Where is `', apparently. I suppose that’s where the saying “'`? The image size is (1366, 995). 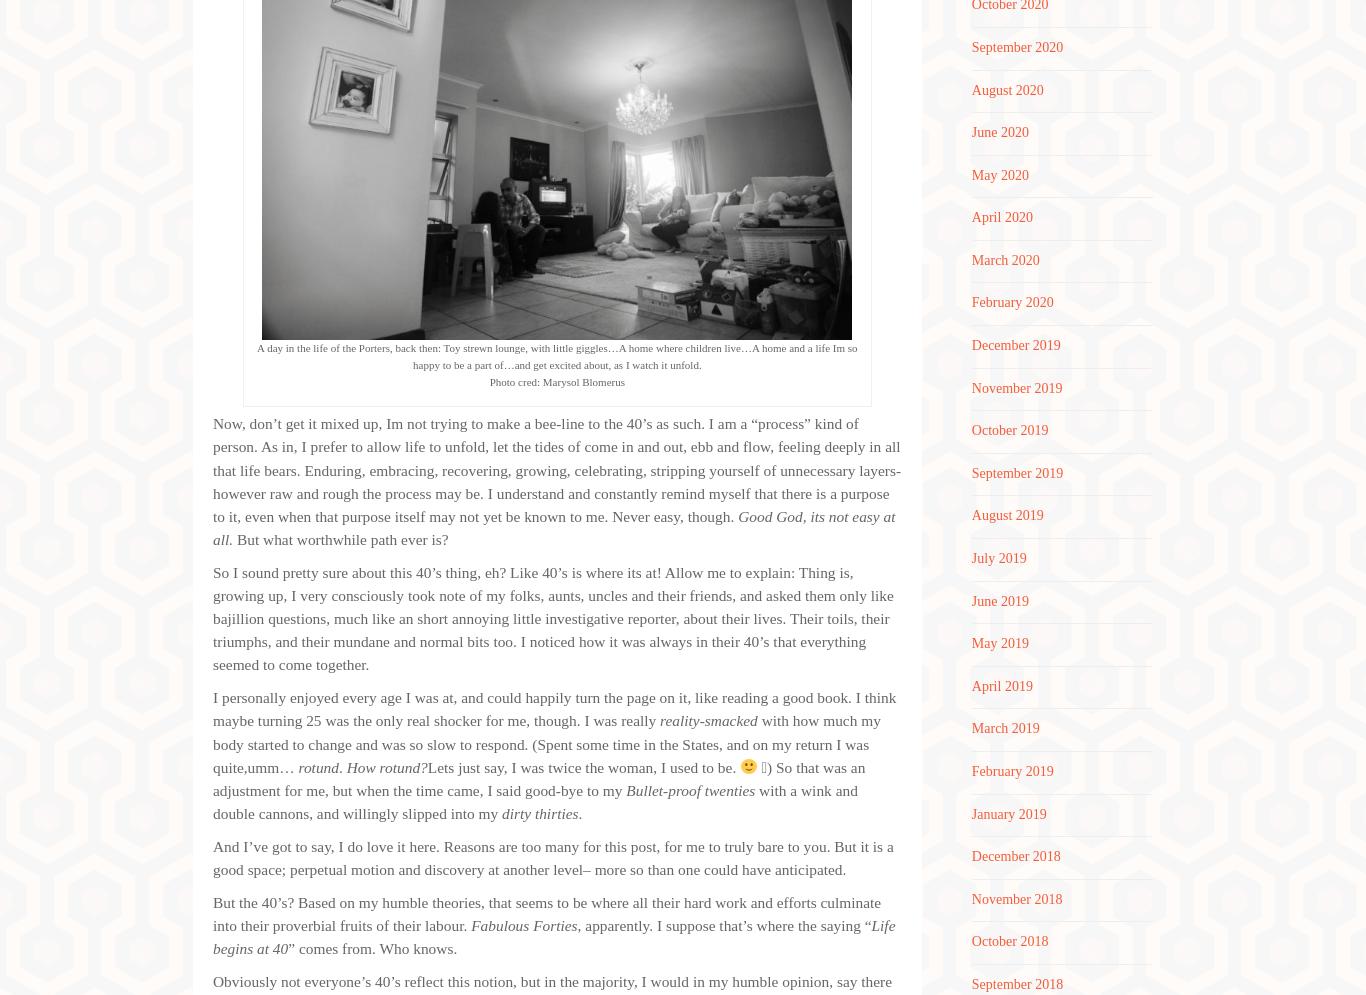 ', apparently. I suppose that’s where the saying “' is located at coordinates (575, 925).